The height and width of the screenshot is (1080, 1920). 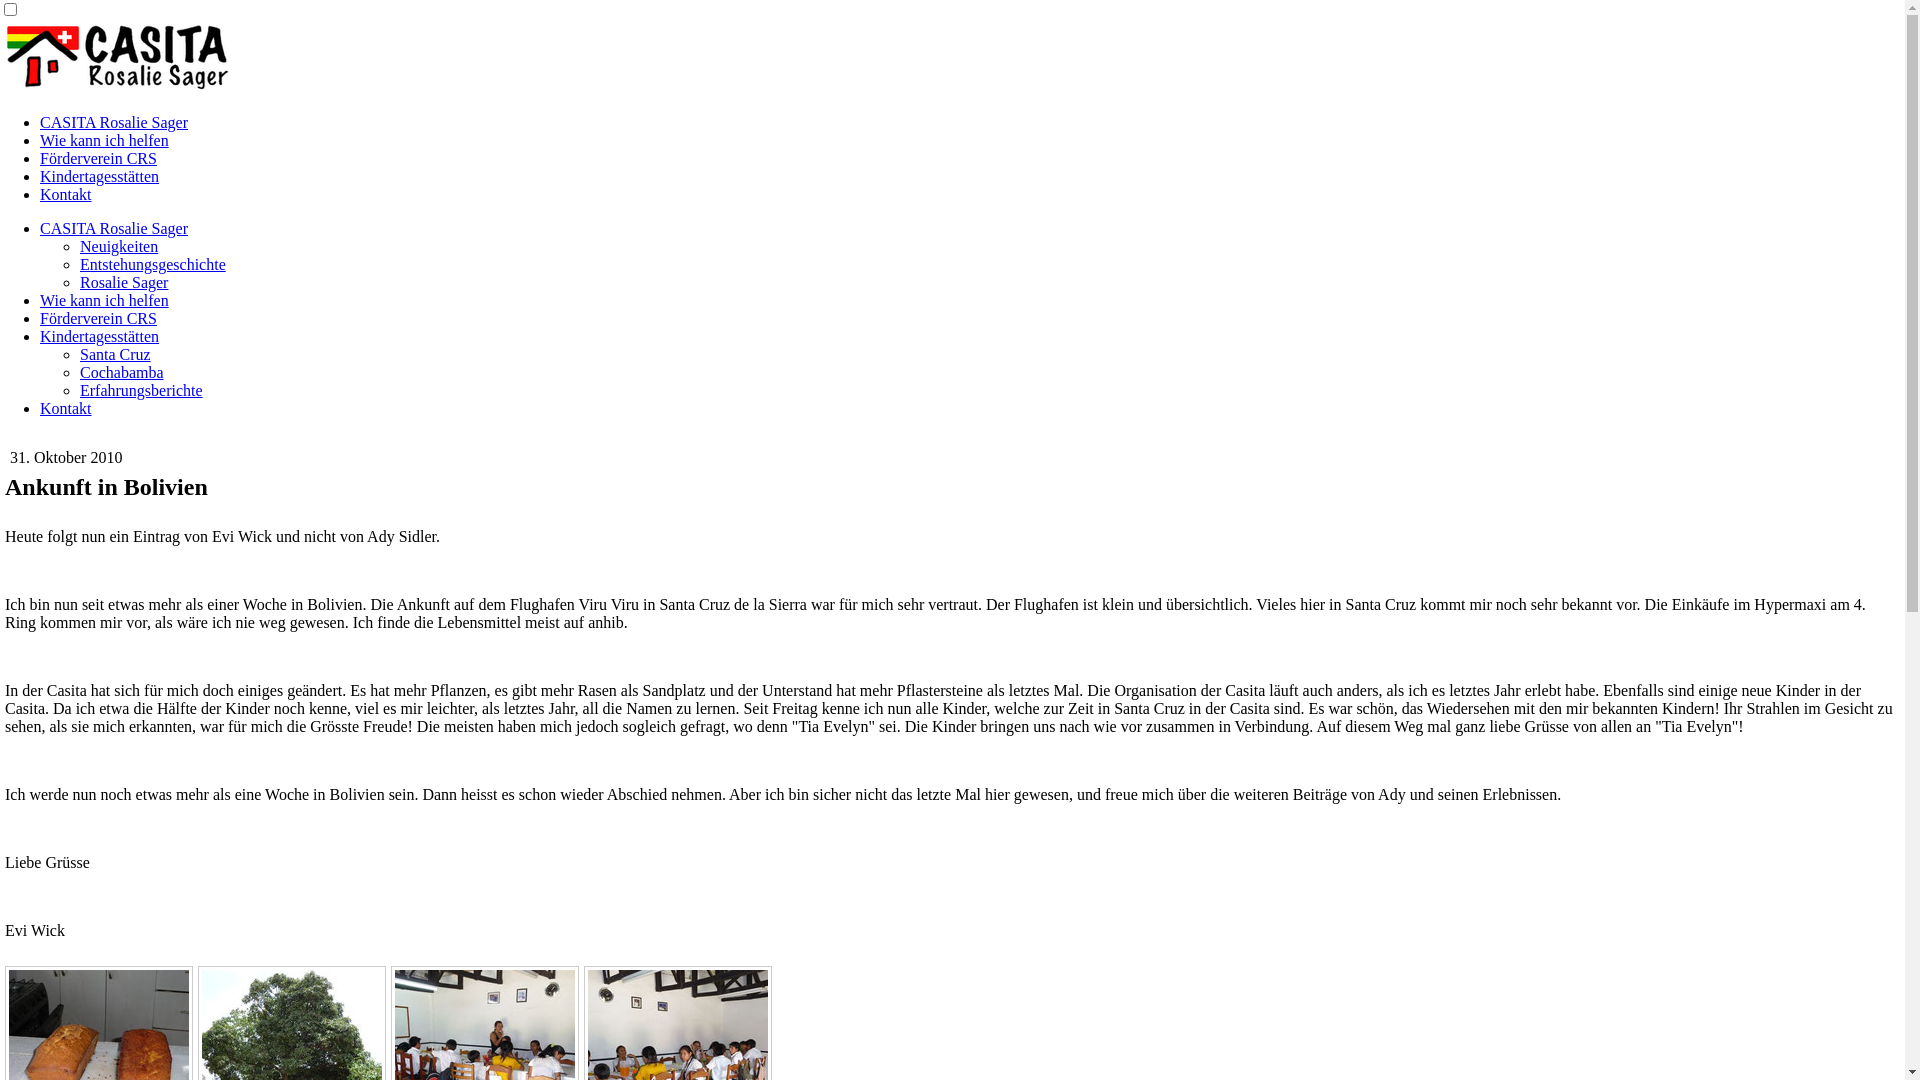 I want to click on 'Rosalie Sager', so click(x=123, y=282).